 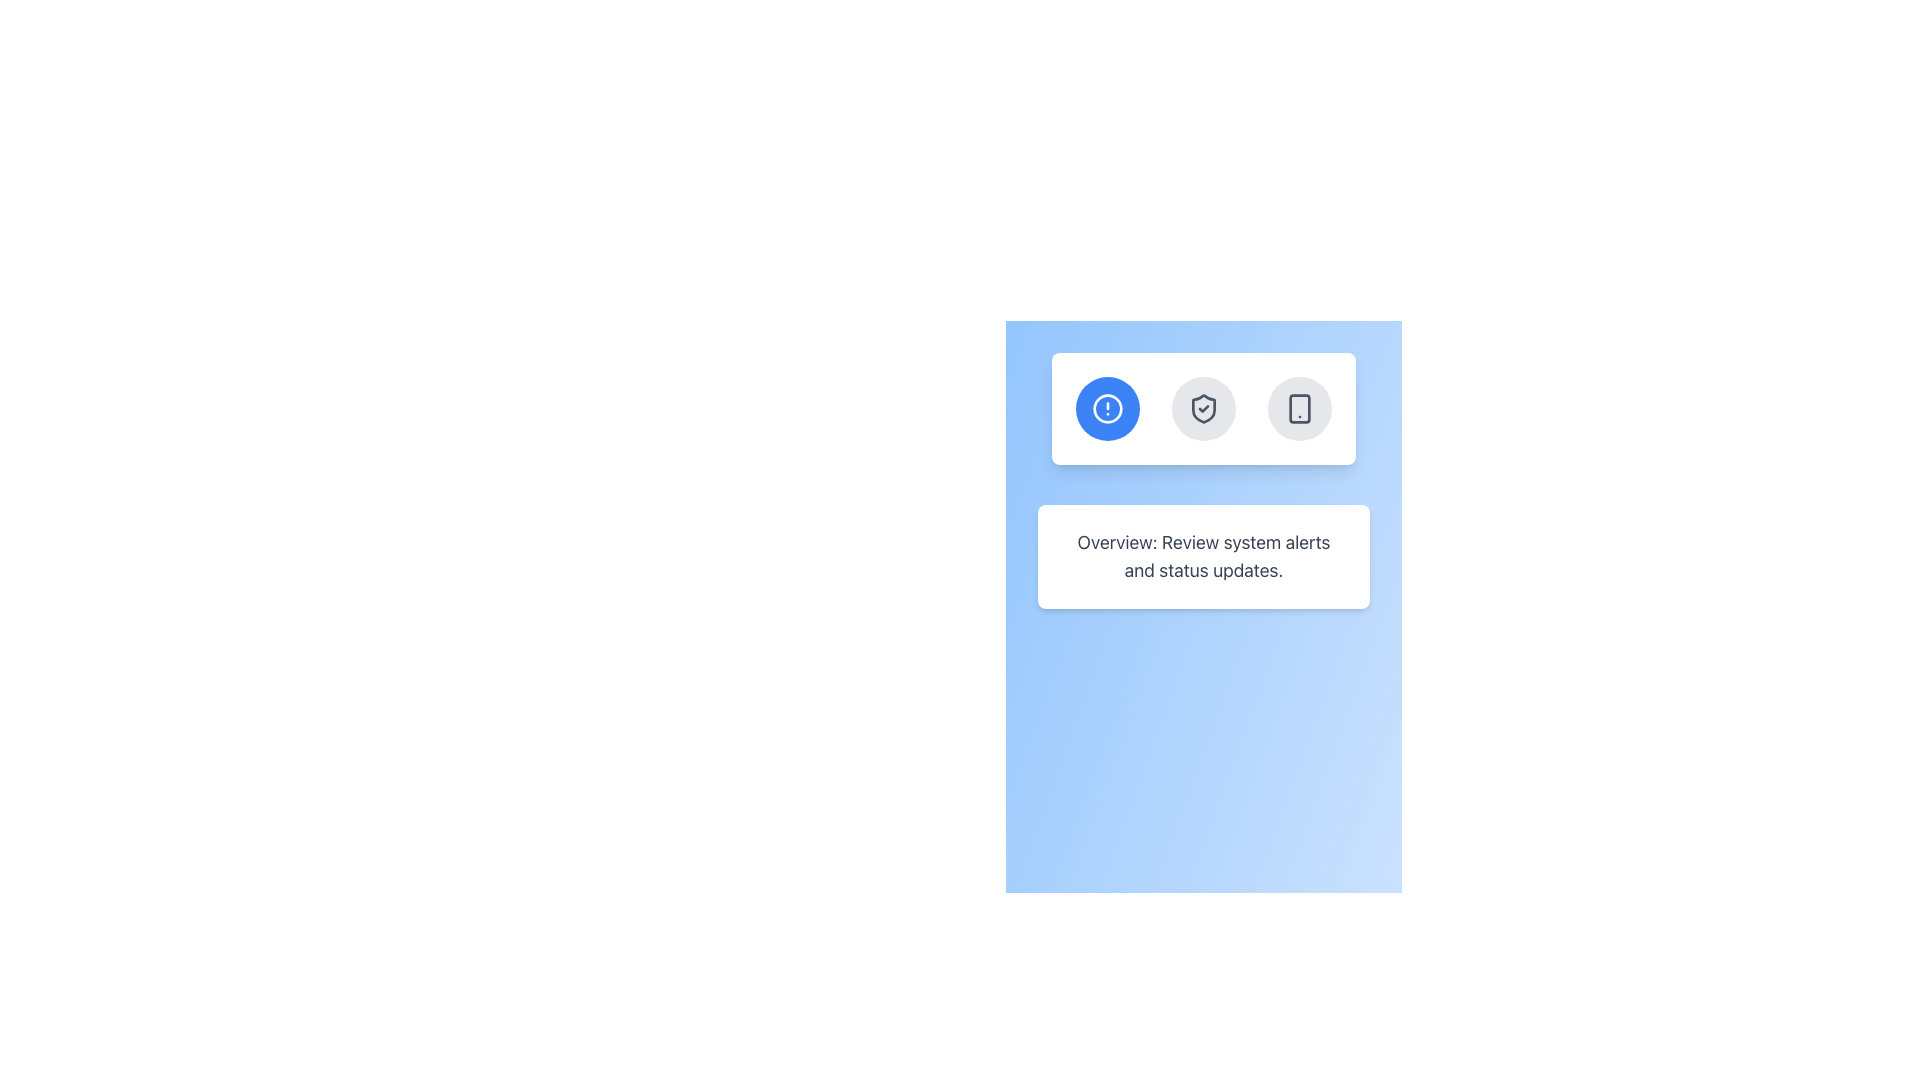 I want to click on the smartphone icon located in the rightmost group of three circular icons at the top section of the interface, specifically the third icon positioned to the right of the shield icon, so click(x=1300, y=407).